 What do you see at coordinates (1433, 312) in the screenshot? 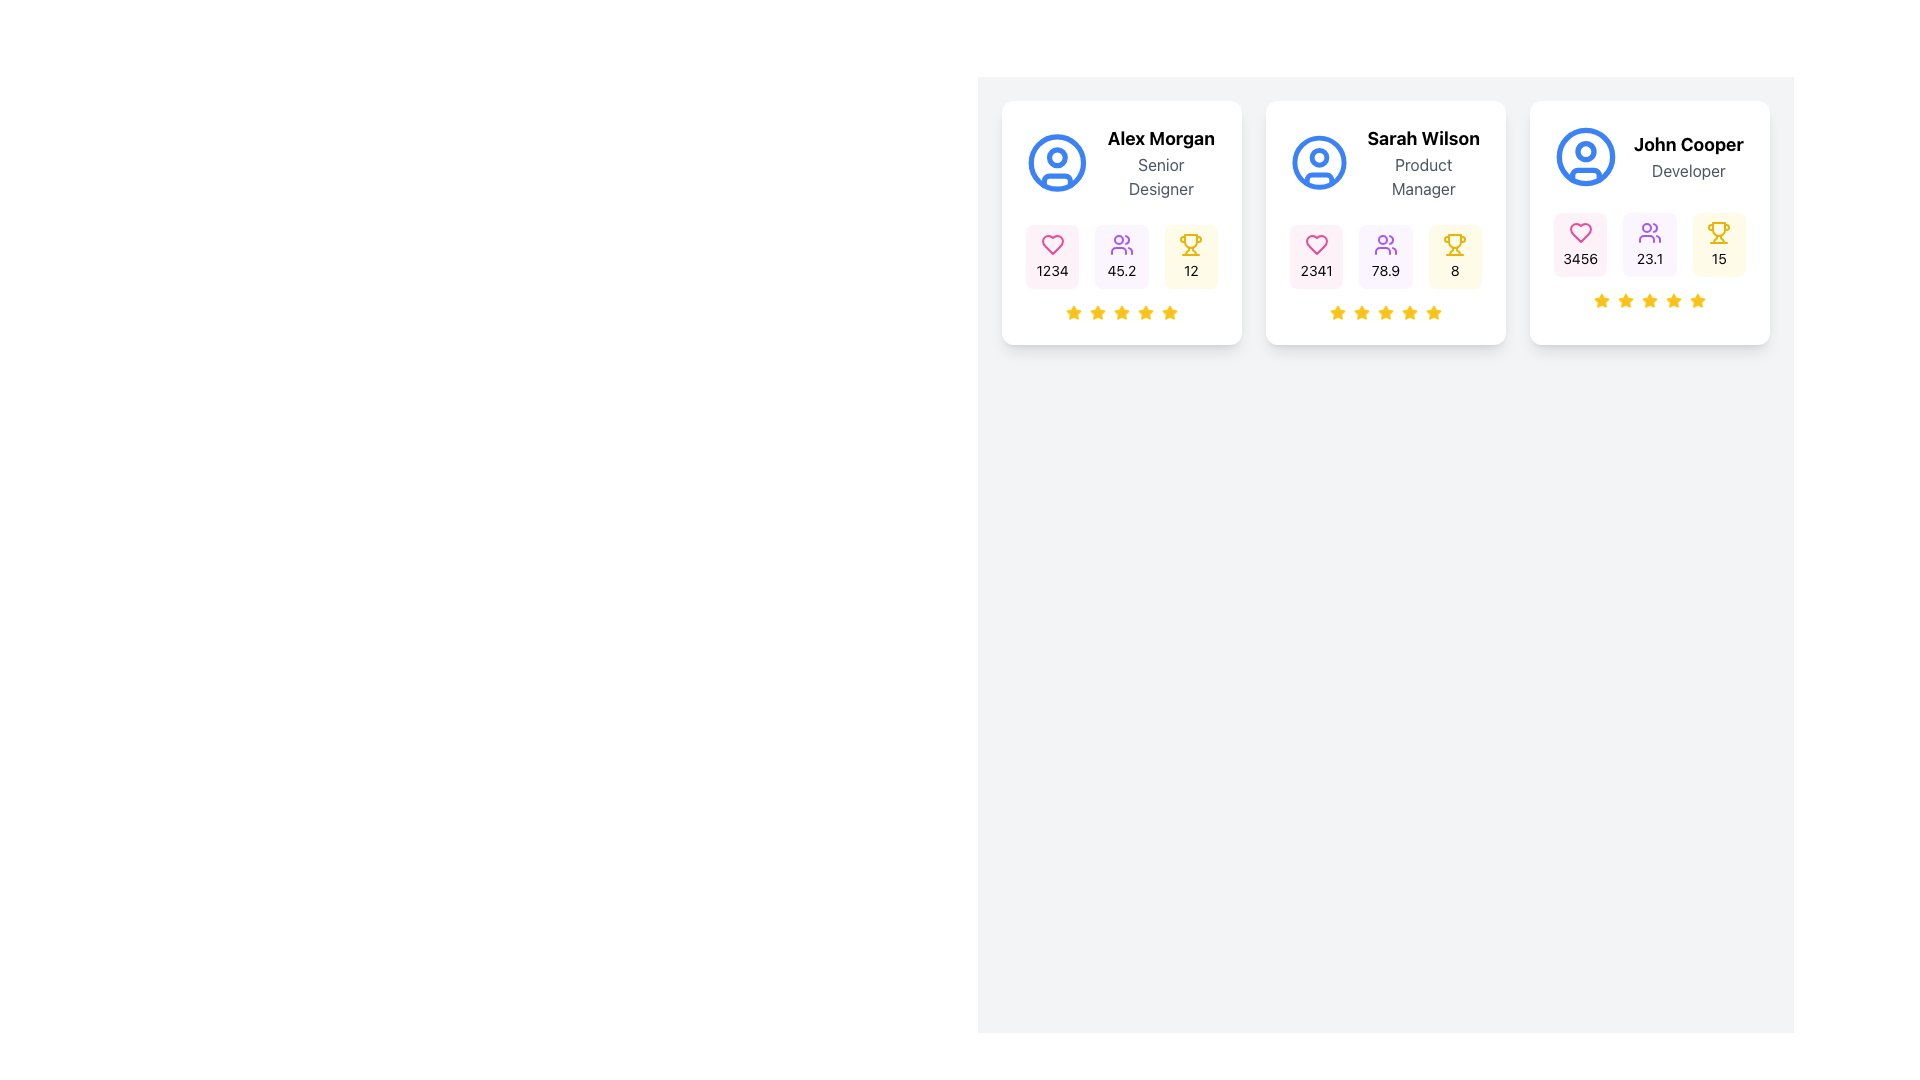
I see `the sixth star in the row of seven rating stars at the bottom of the middle profile card to rate it` at bounding box center [1433, 312].